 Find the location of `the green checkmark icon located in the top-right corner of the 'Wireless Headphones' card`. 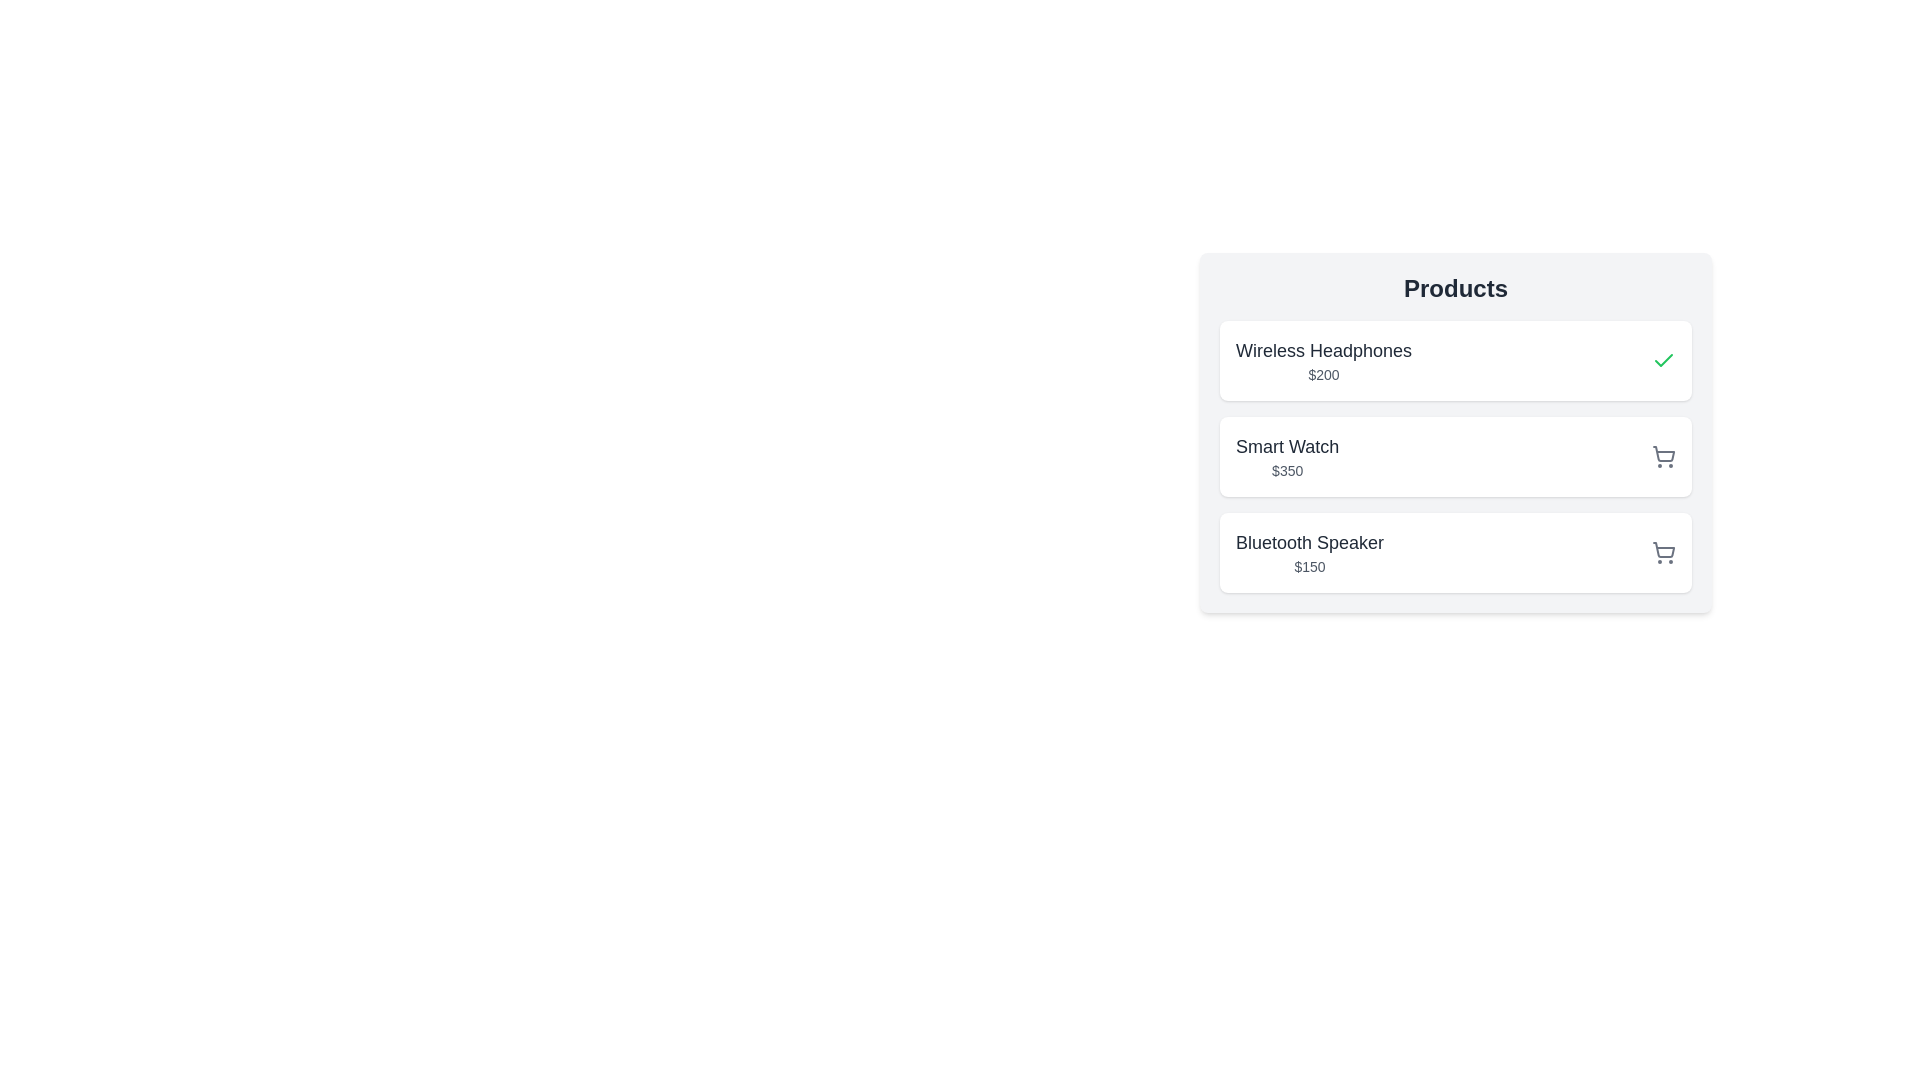

the green checkmark icon located in the top-right corner of the 'Wireless Headphones' card is located at coordinates (1664, 361).